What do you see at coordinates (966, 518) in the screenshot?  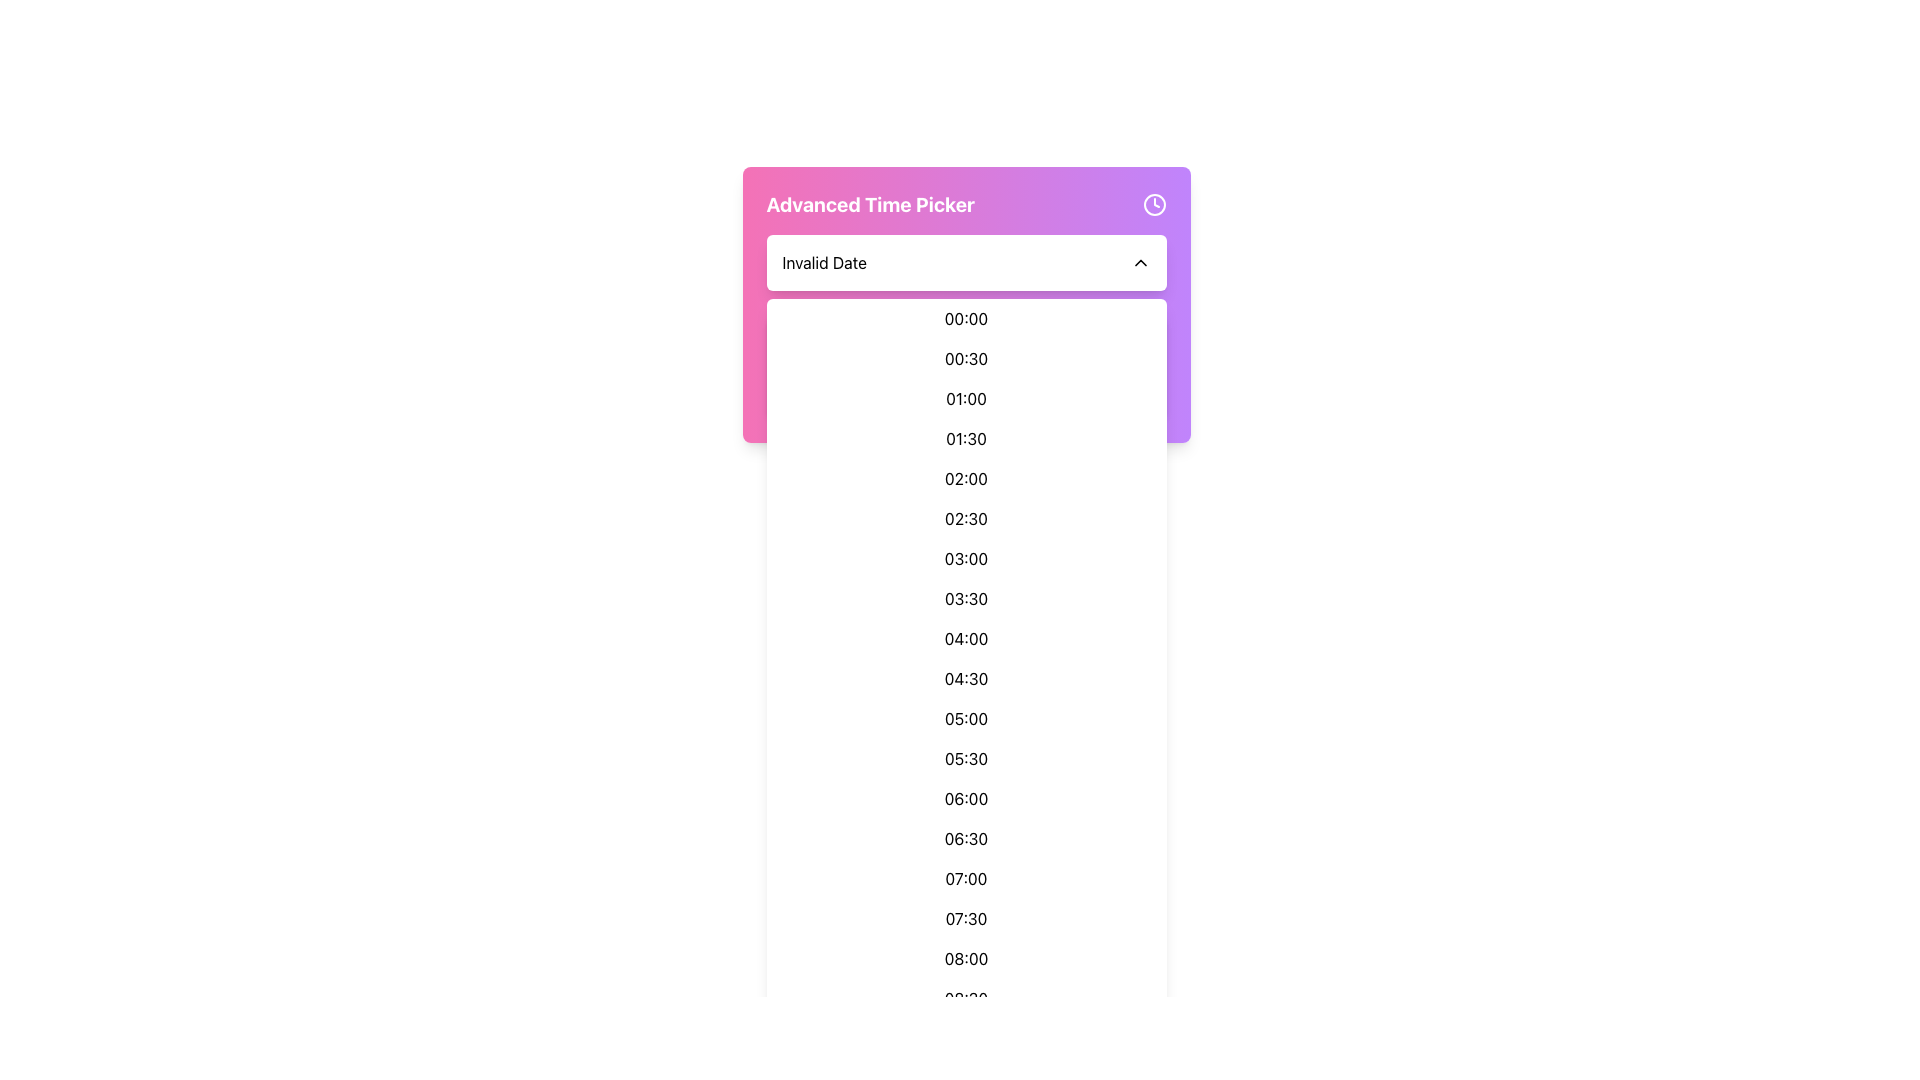 I see `the selectable list item displaying the time '02:30'` at bounding box center [966, 518].